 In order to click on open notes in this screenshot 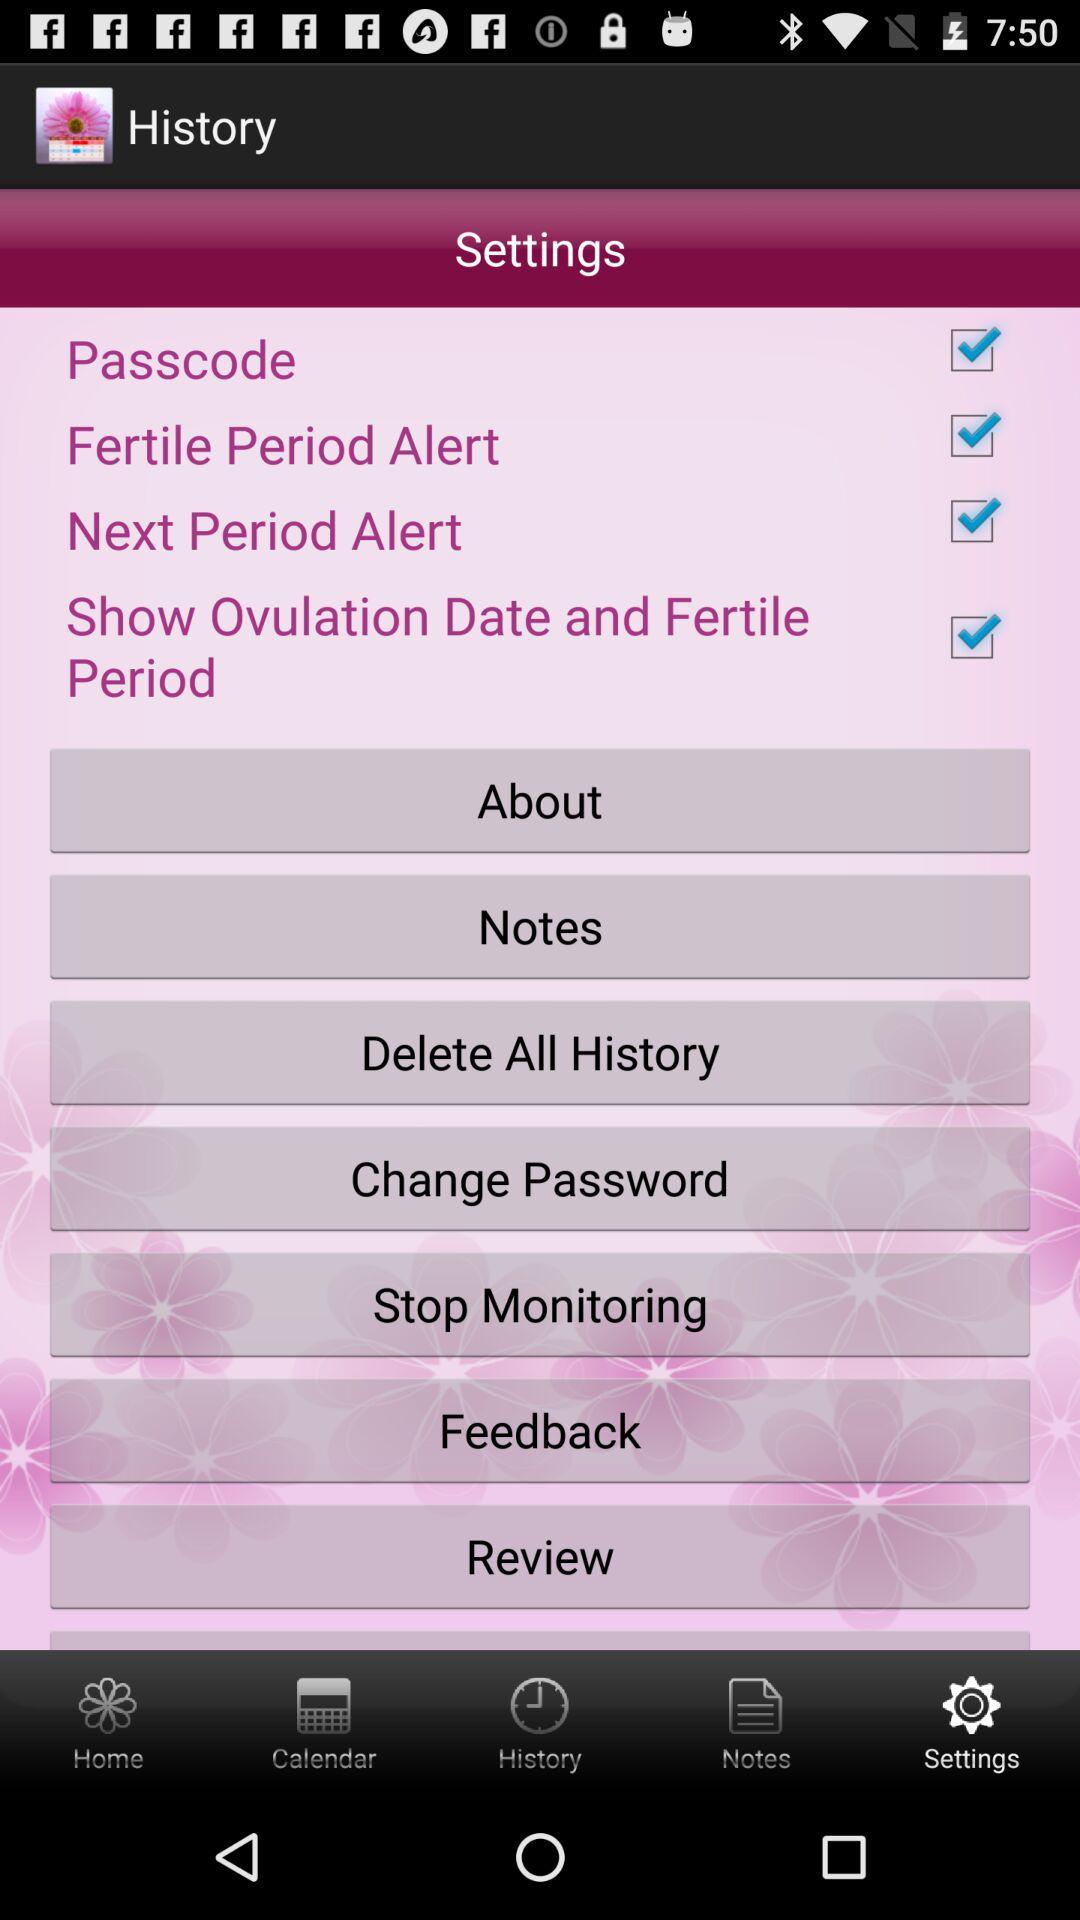, I will do `click(756, 1721)`.